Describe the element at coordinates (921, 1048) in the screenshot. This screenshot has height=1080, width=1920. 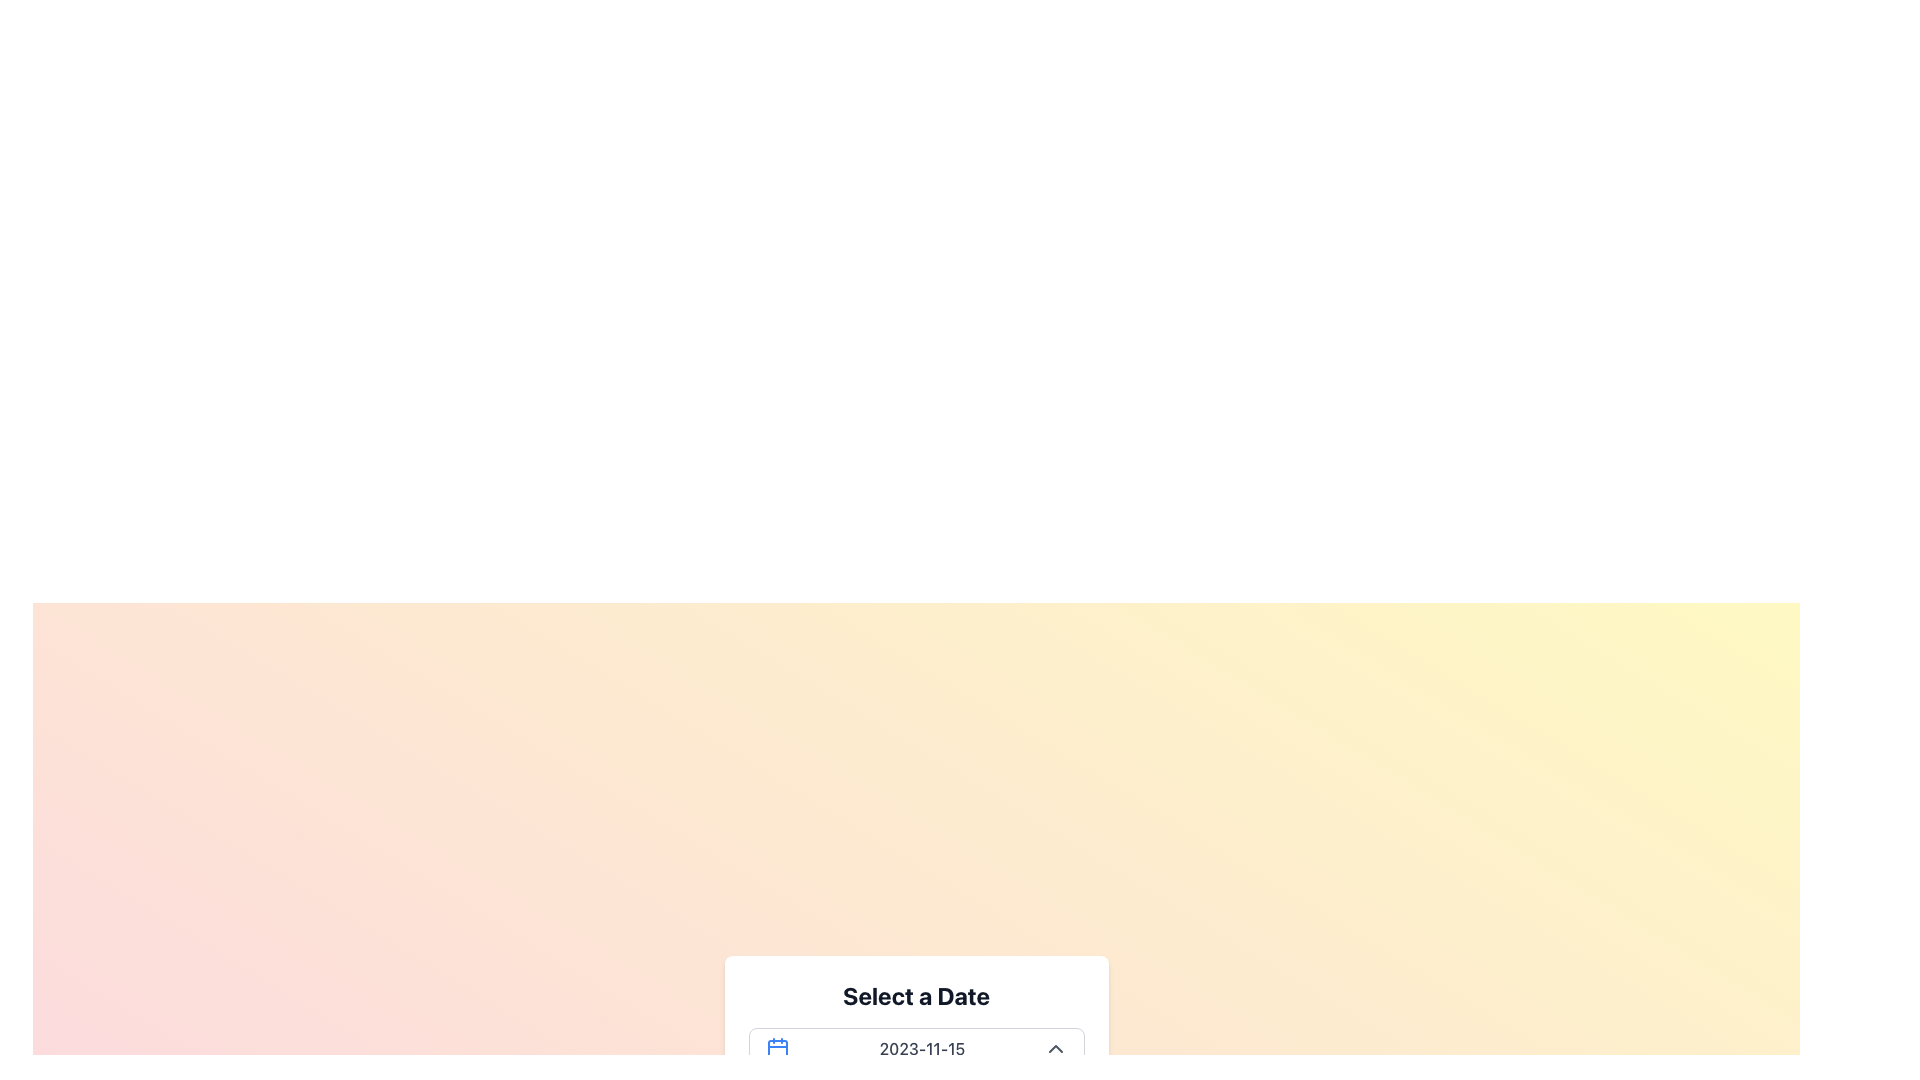
I see `date value displayed in the Text label located between the calendar icon and dropdown icon in the date picker interface` at that location.